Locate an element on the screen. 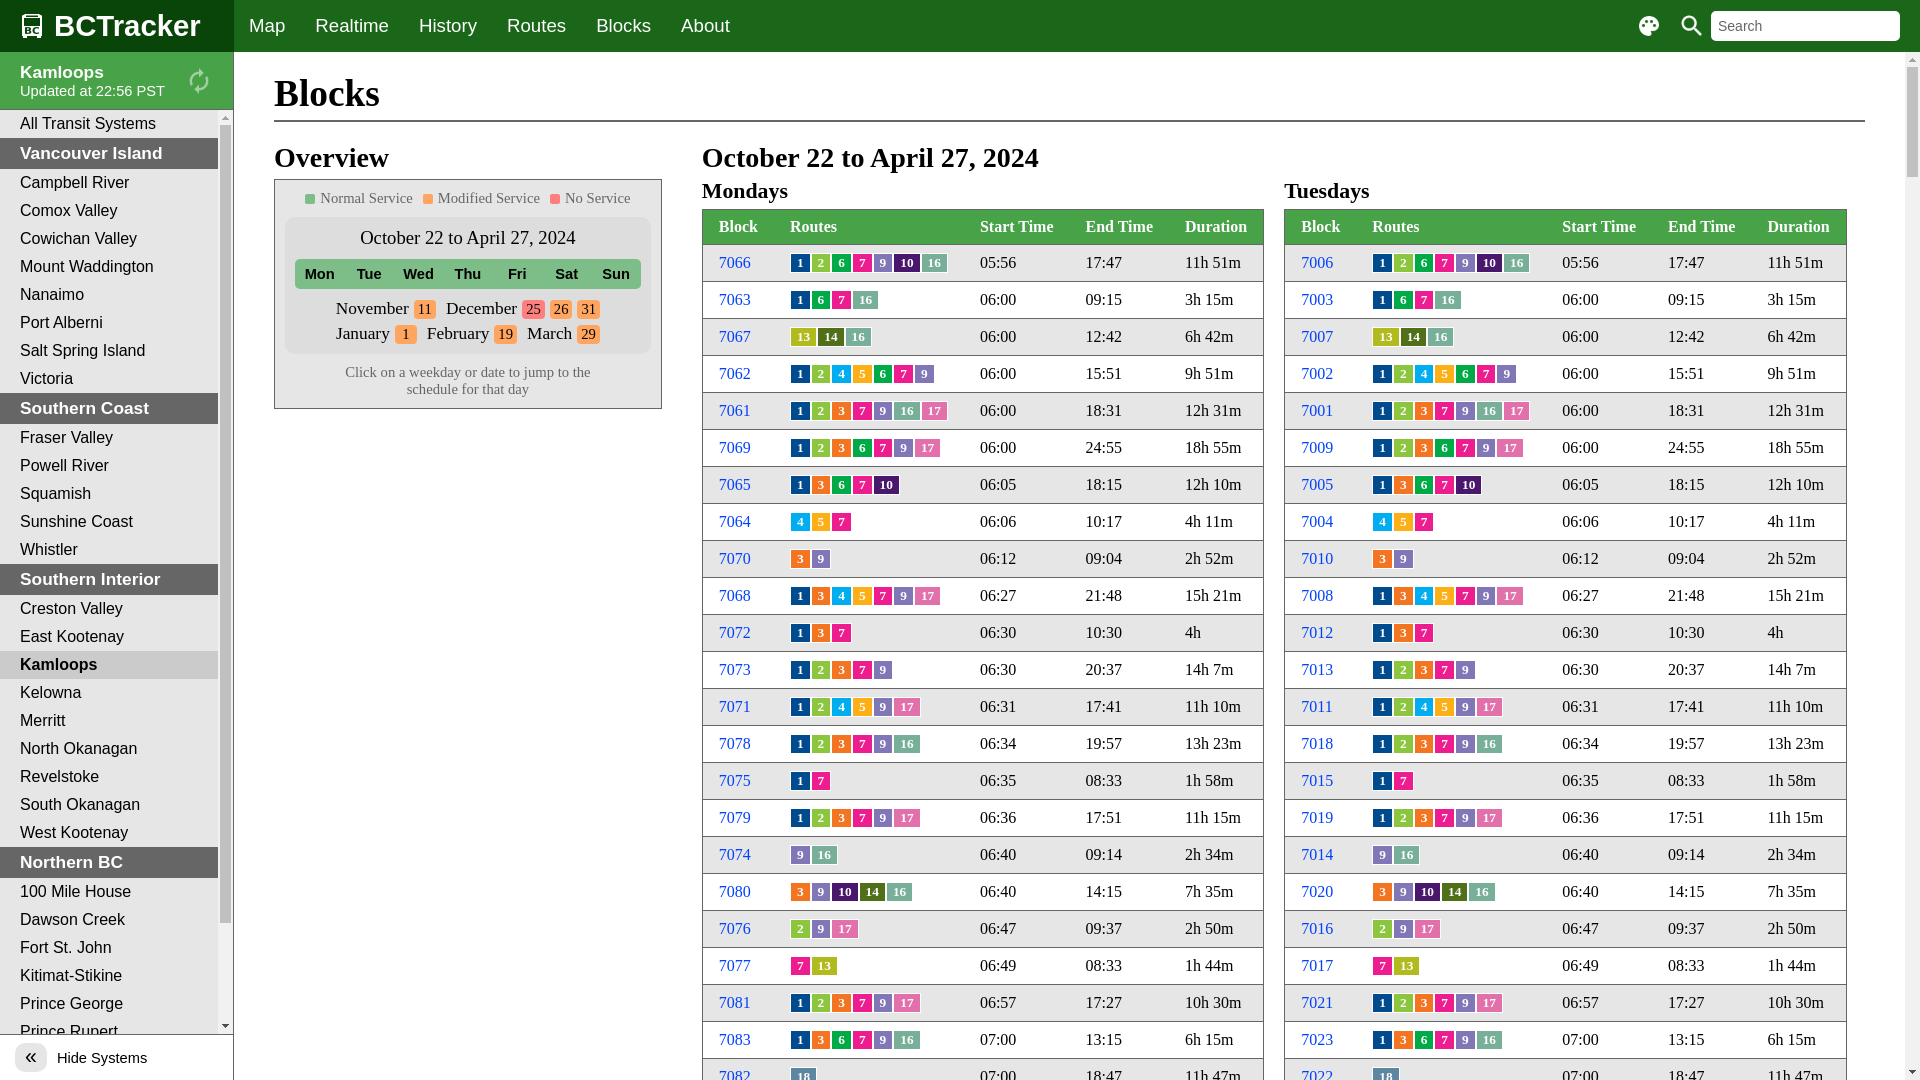 This screenshot has height=1080, width=1920. '17' is located at coordinates (1509, 446).